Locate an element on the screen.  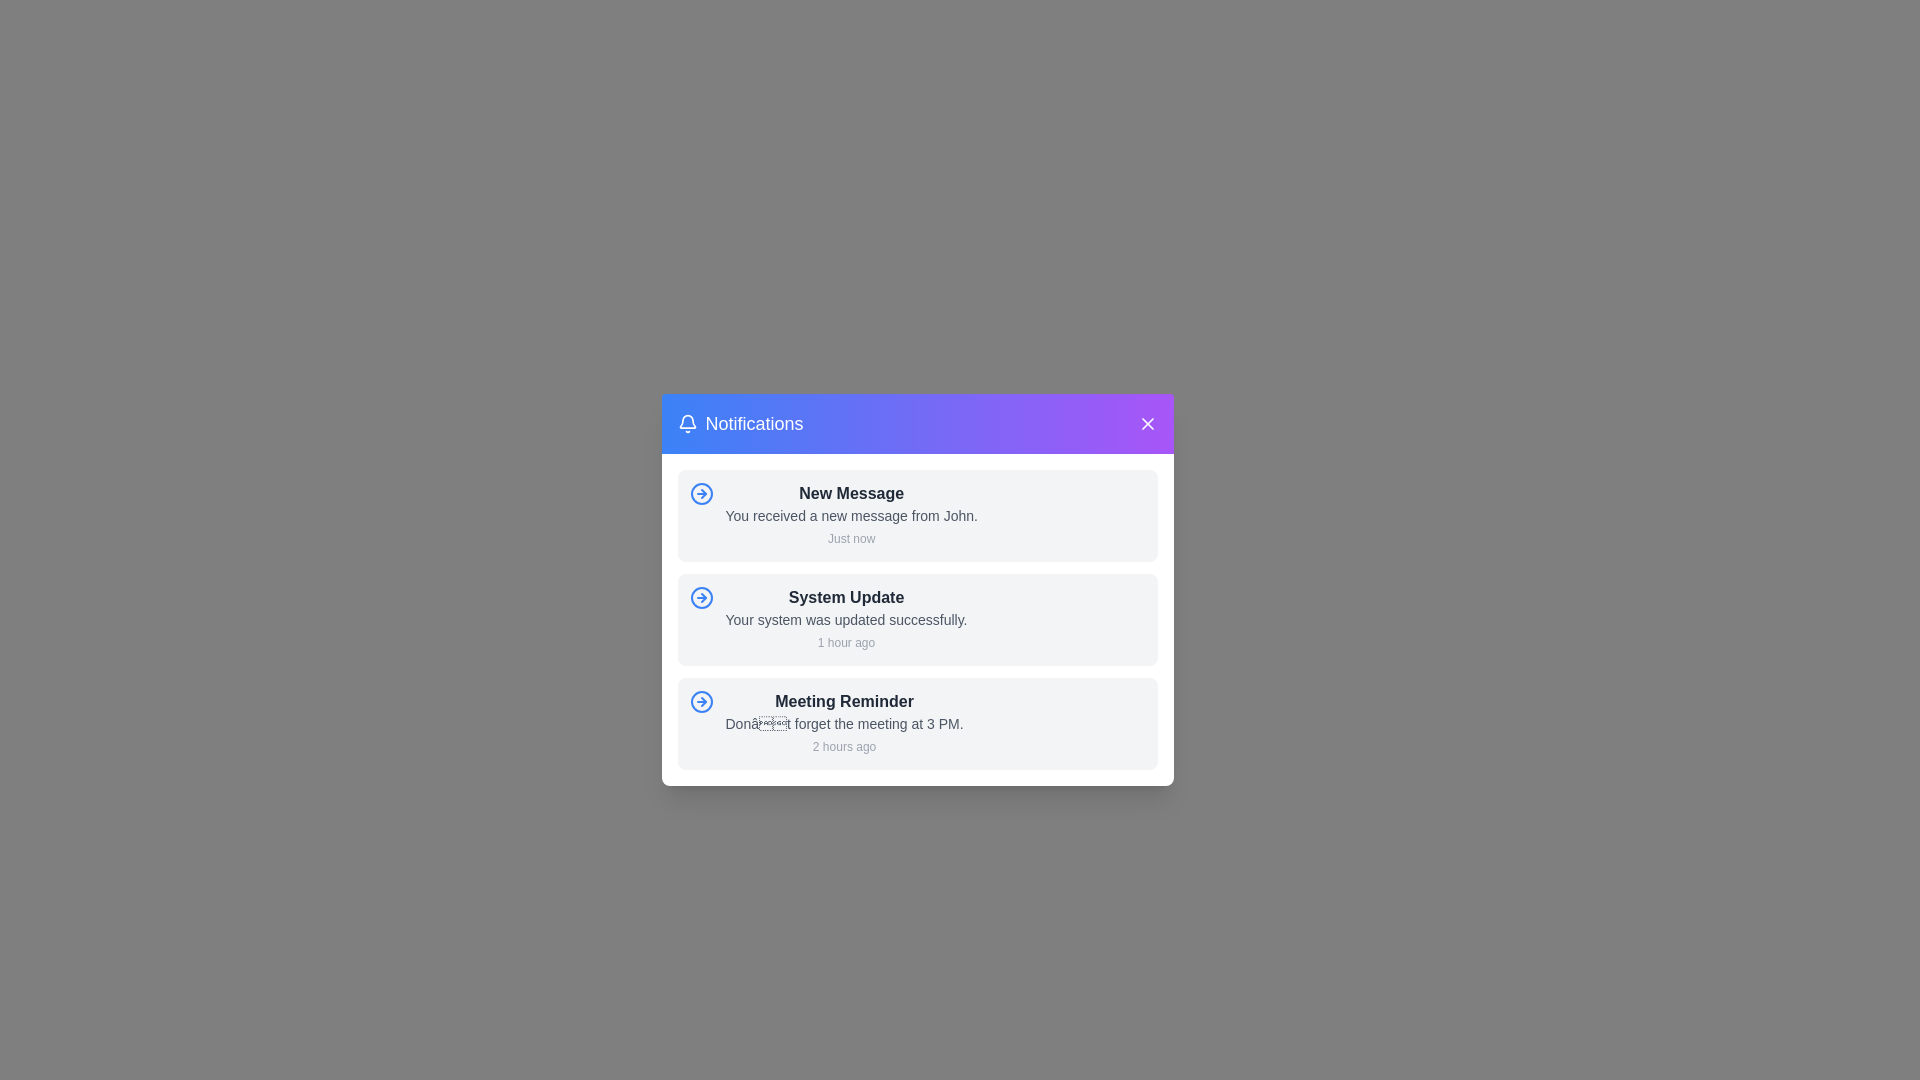
the text label indicating the time relative to now, located in the bottom-right corner of the 'New Message' notification, below the main message content is located at coordinates (851, 538).